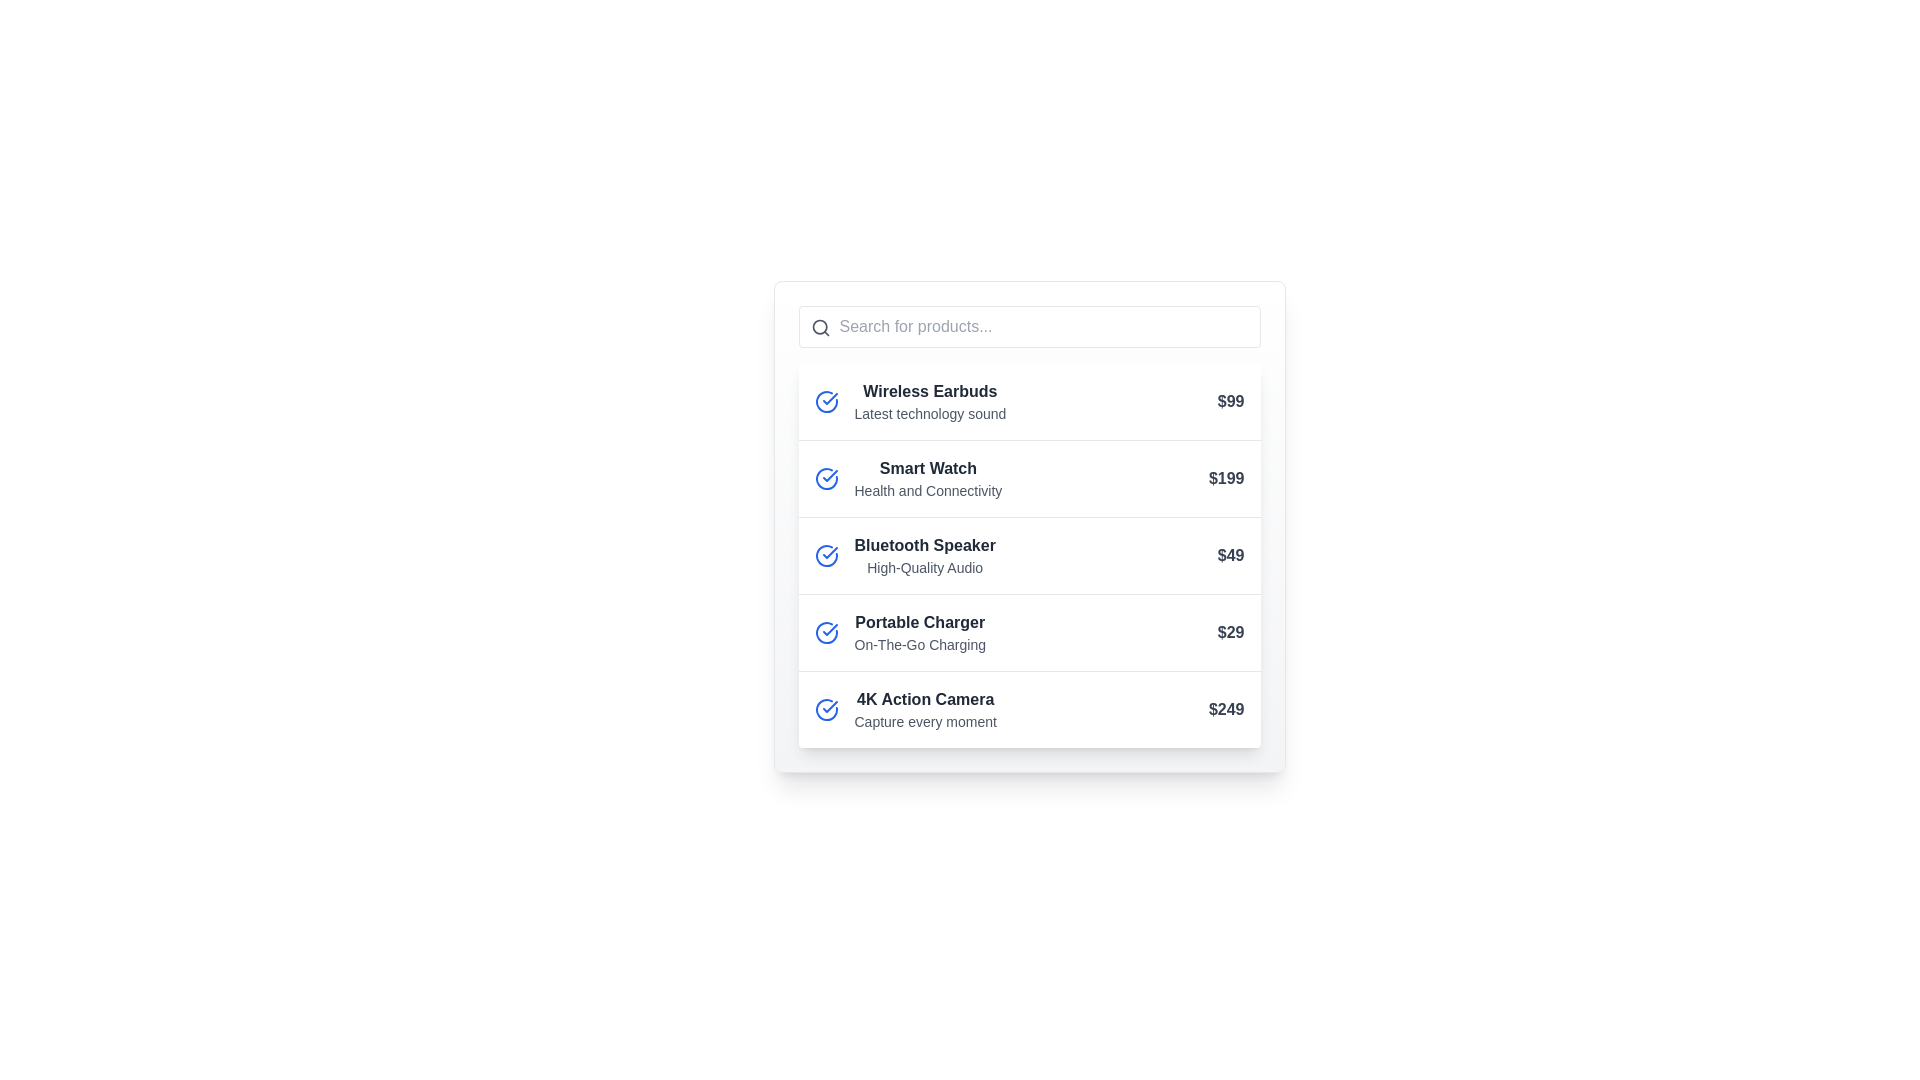  What do you see at coordinates (1029, 632) in the screenshot?
I see `the fourth item in the product listing` at bounding box center [1029, 632].